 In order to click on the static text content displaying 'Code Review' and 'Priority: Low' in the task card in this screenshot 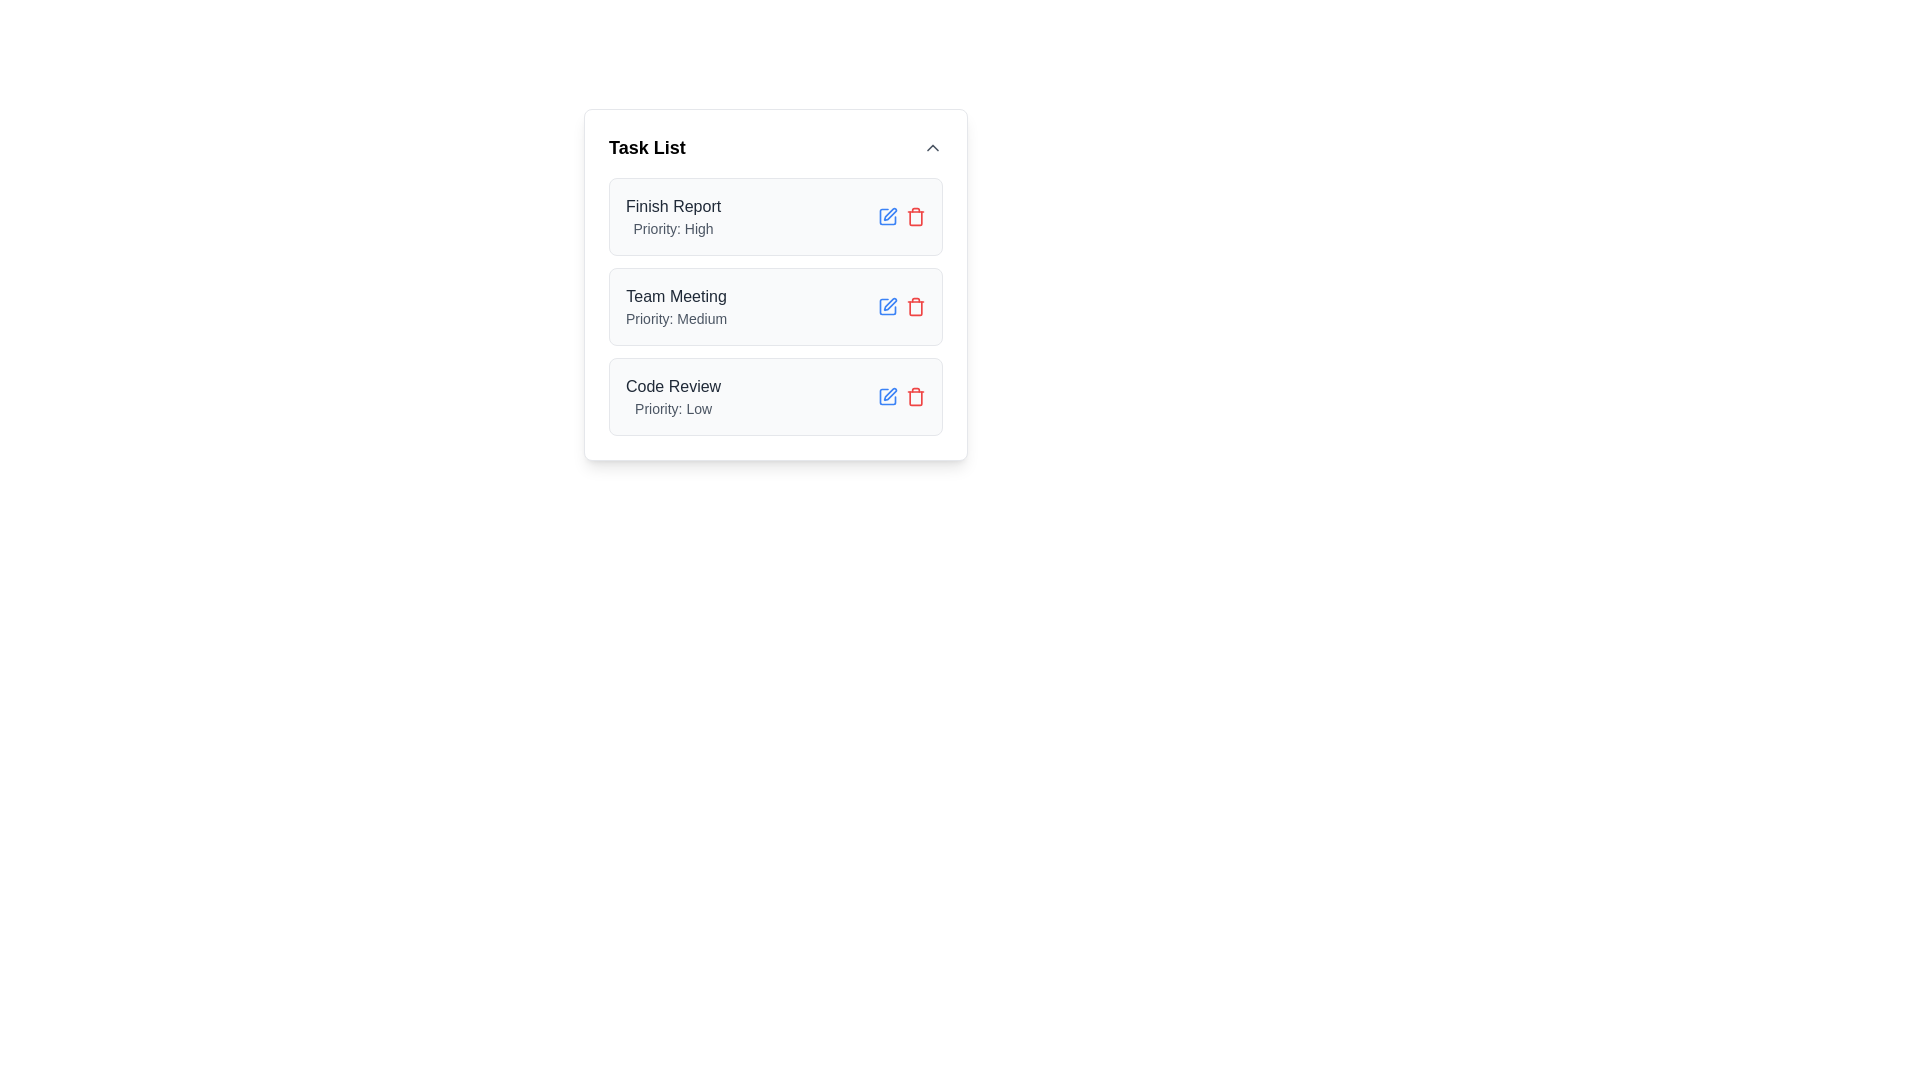, I will do `click(673, 397)`.